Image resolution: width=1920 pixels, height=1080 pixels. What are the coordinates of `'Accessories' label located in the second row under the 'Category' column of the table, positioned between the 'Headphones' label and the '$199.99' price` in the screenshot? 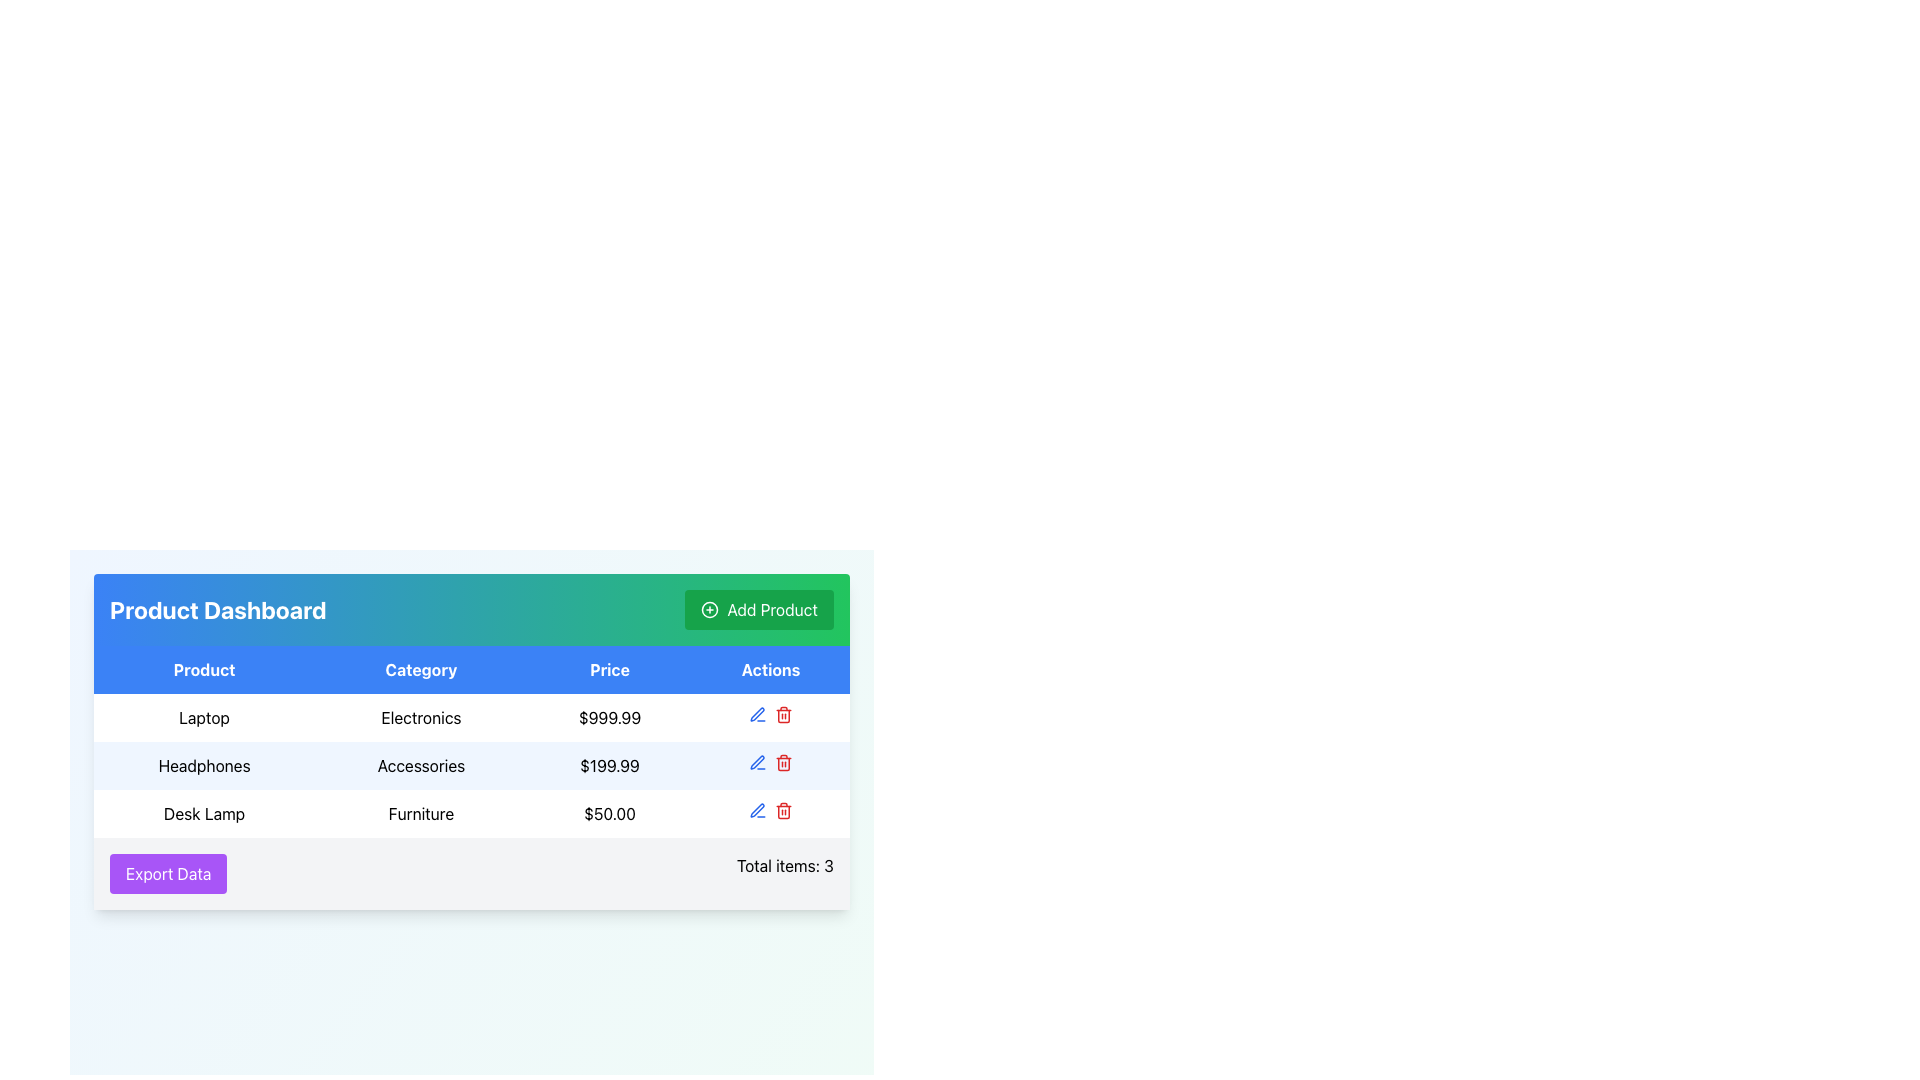 It's located at (420, 765).